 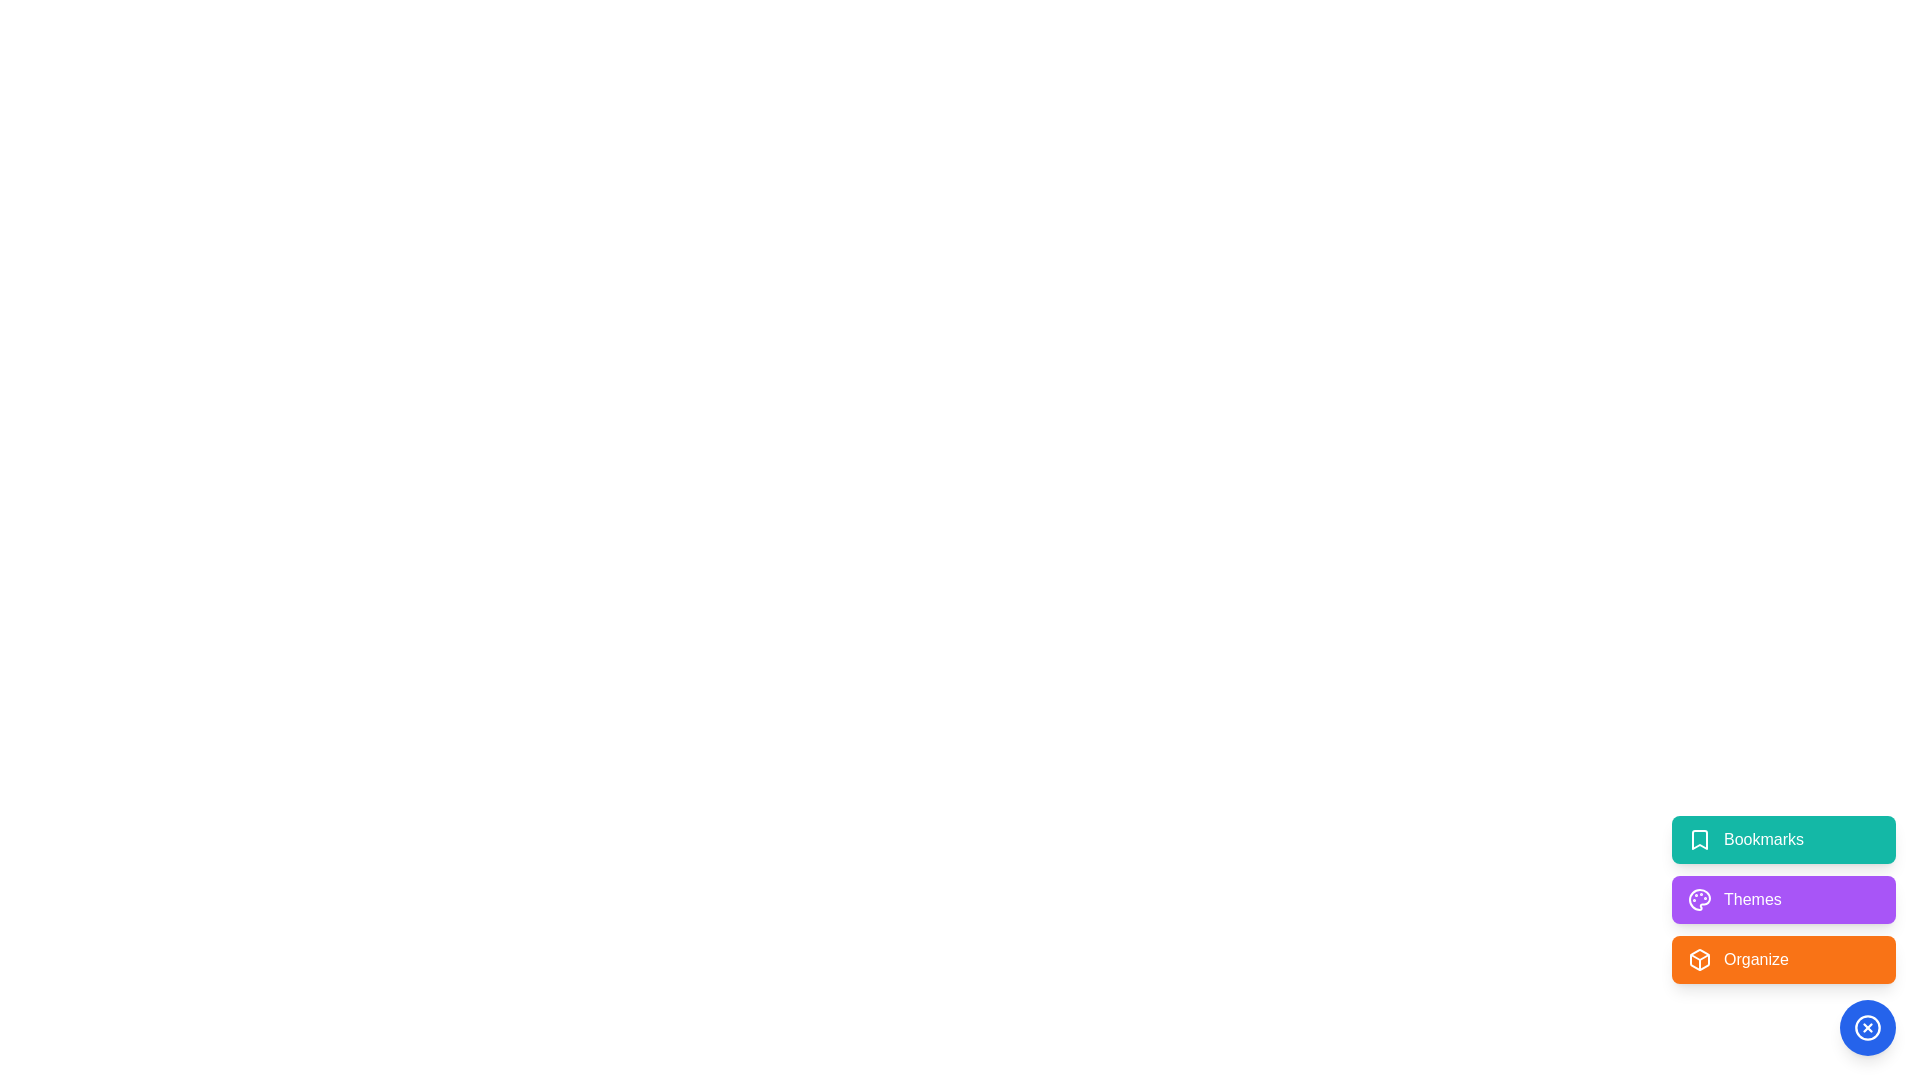 I want to click on the 'Organize' button, so click(x=1784, y=959).